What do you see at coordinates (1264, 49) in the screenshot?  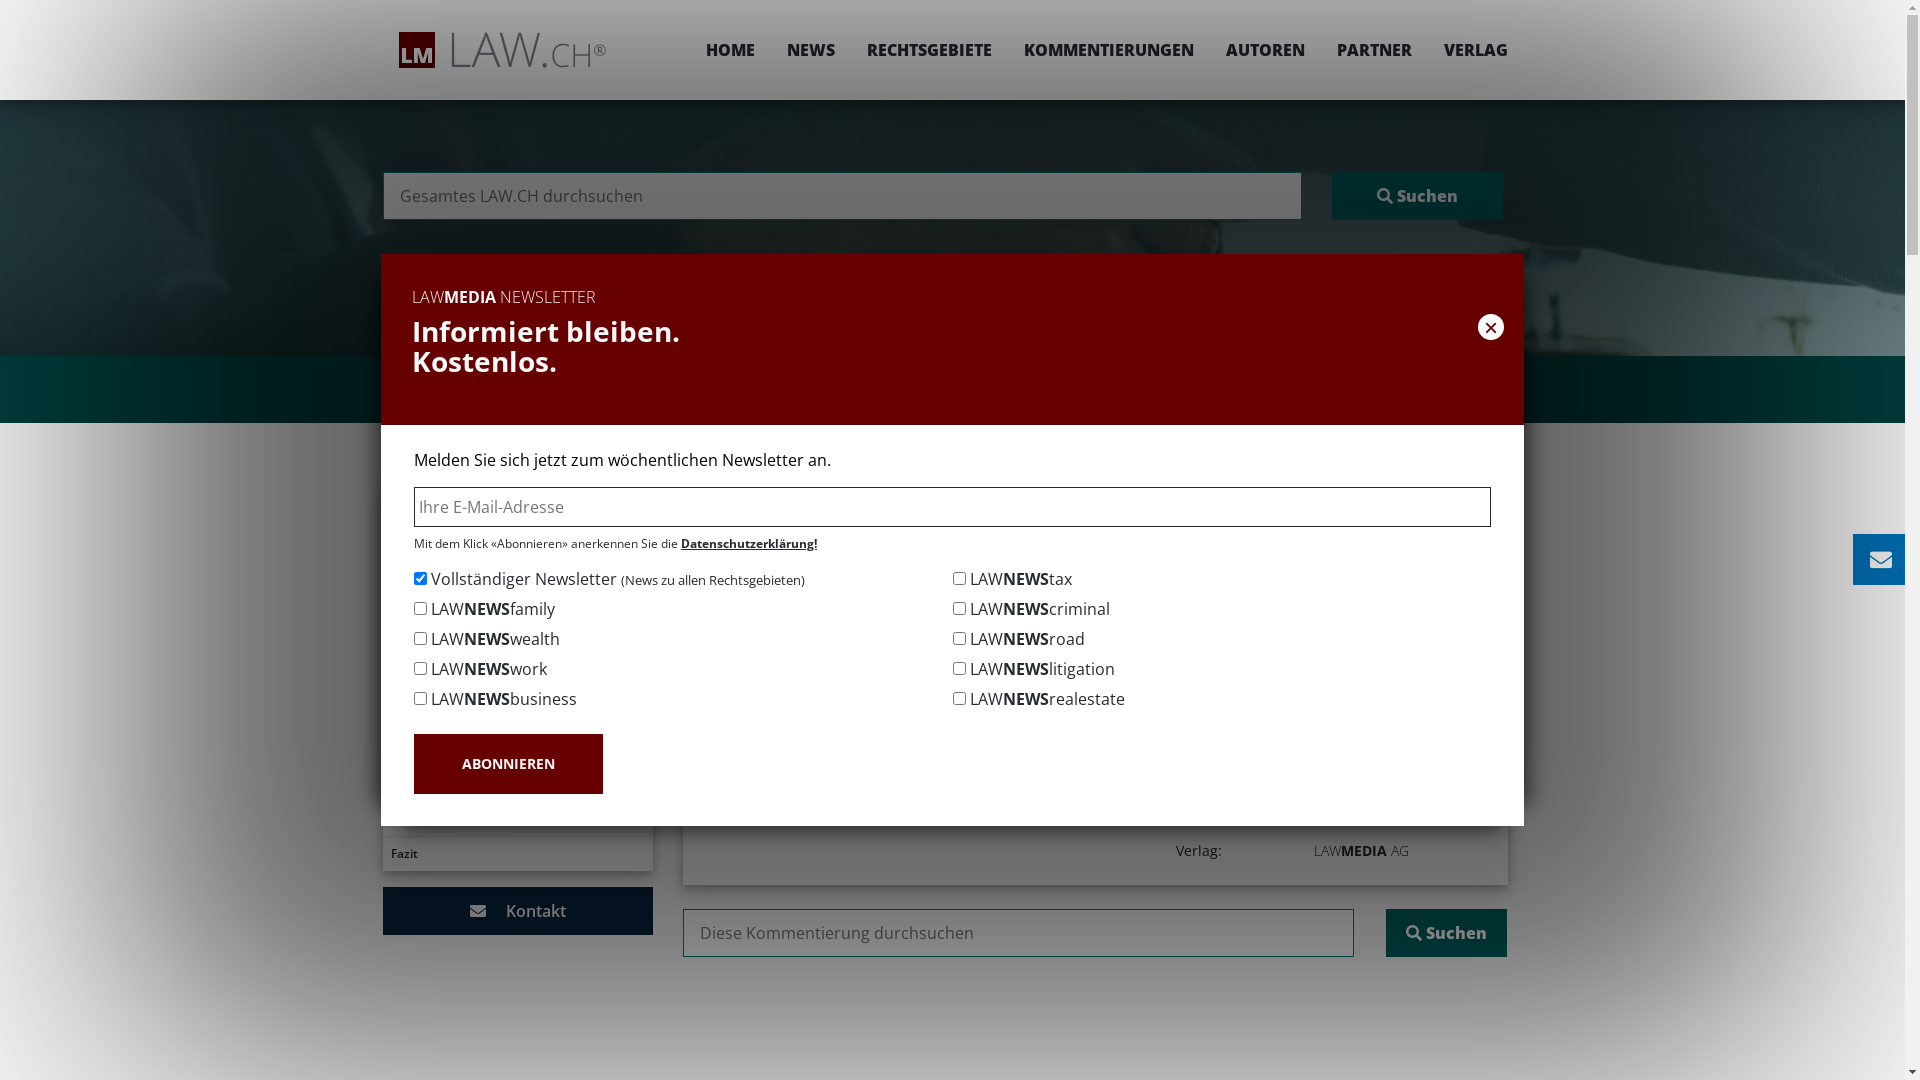 I see `'AUTOREN'` at bounding box center [1264, 49].